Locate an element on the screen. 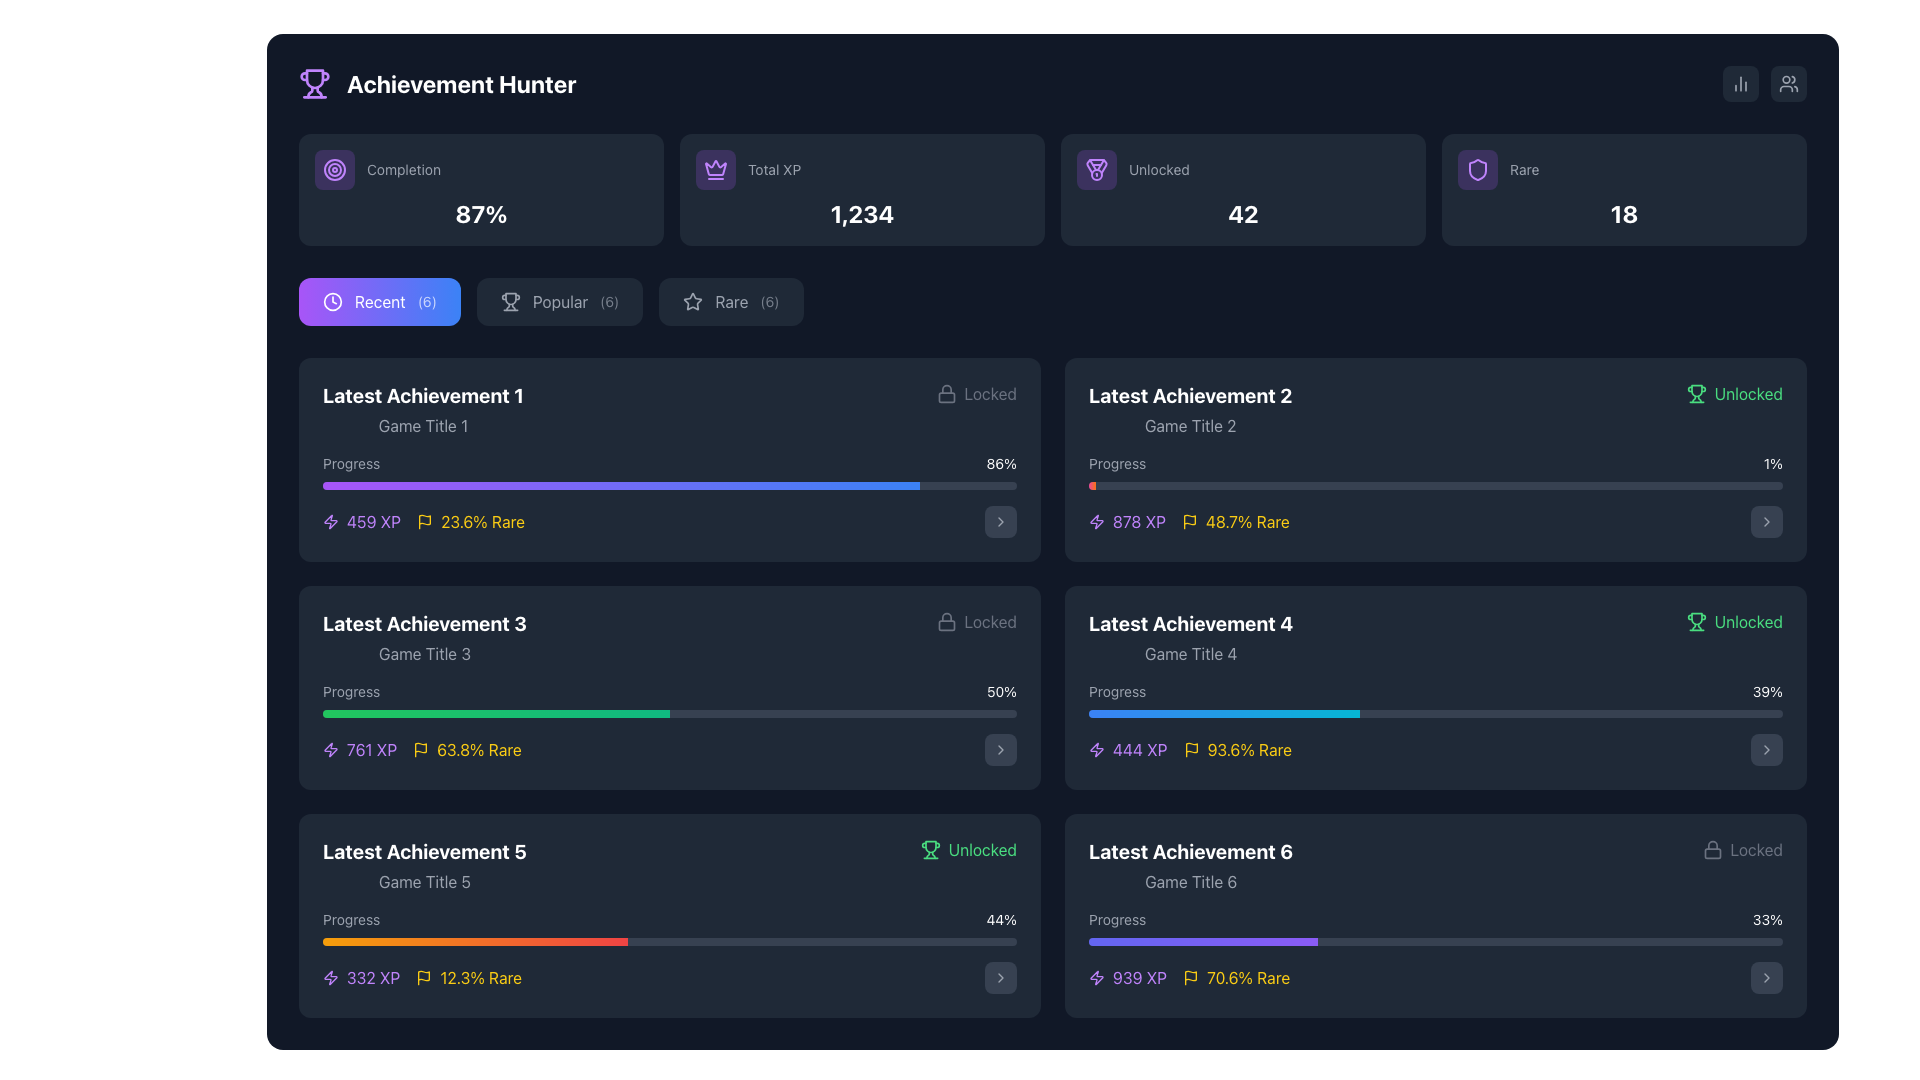  the activity or energy-related icon in the 'Latest Achievement 3' section, located at the bottom-right adjacent to XP and rarity information is located at coordinates (331, 520).